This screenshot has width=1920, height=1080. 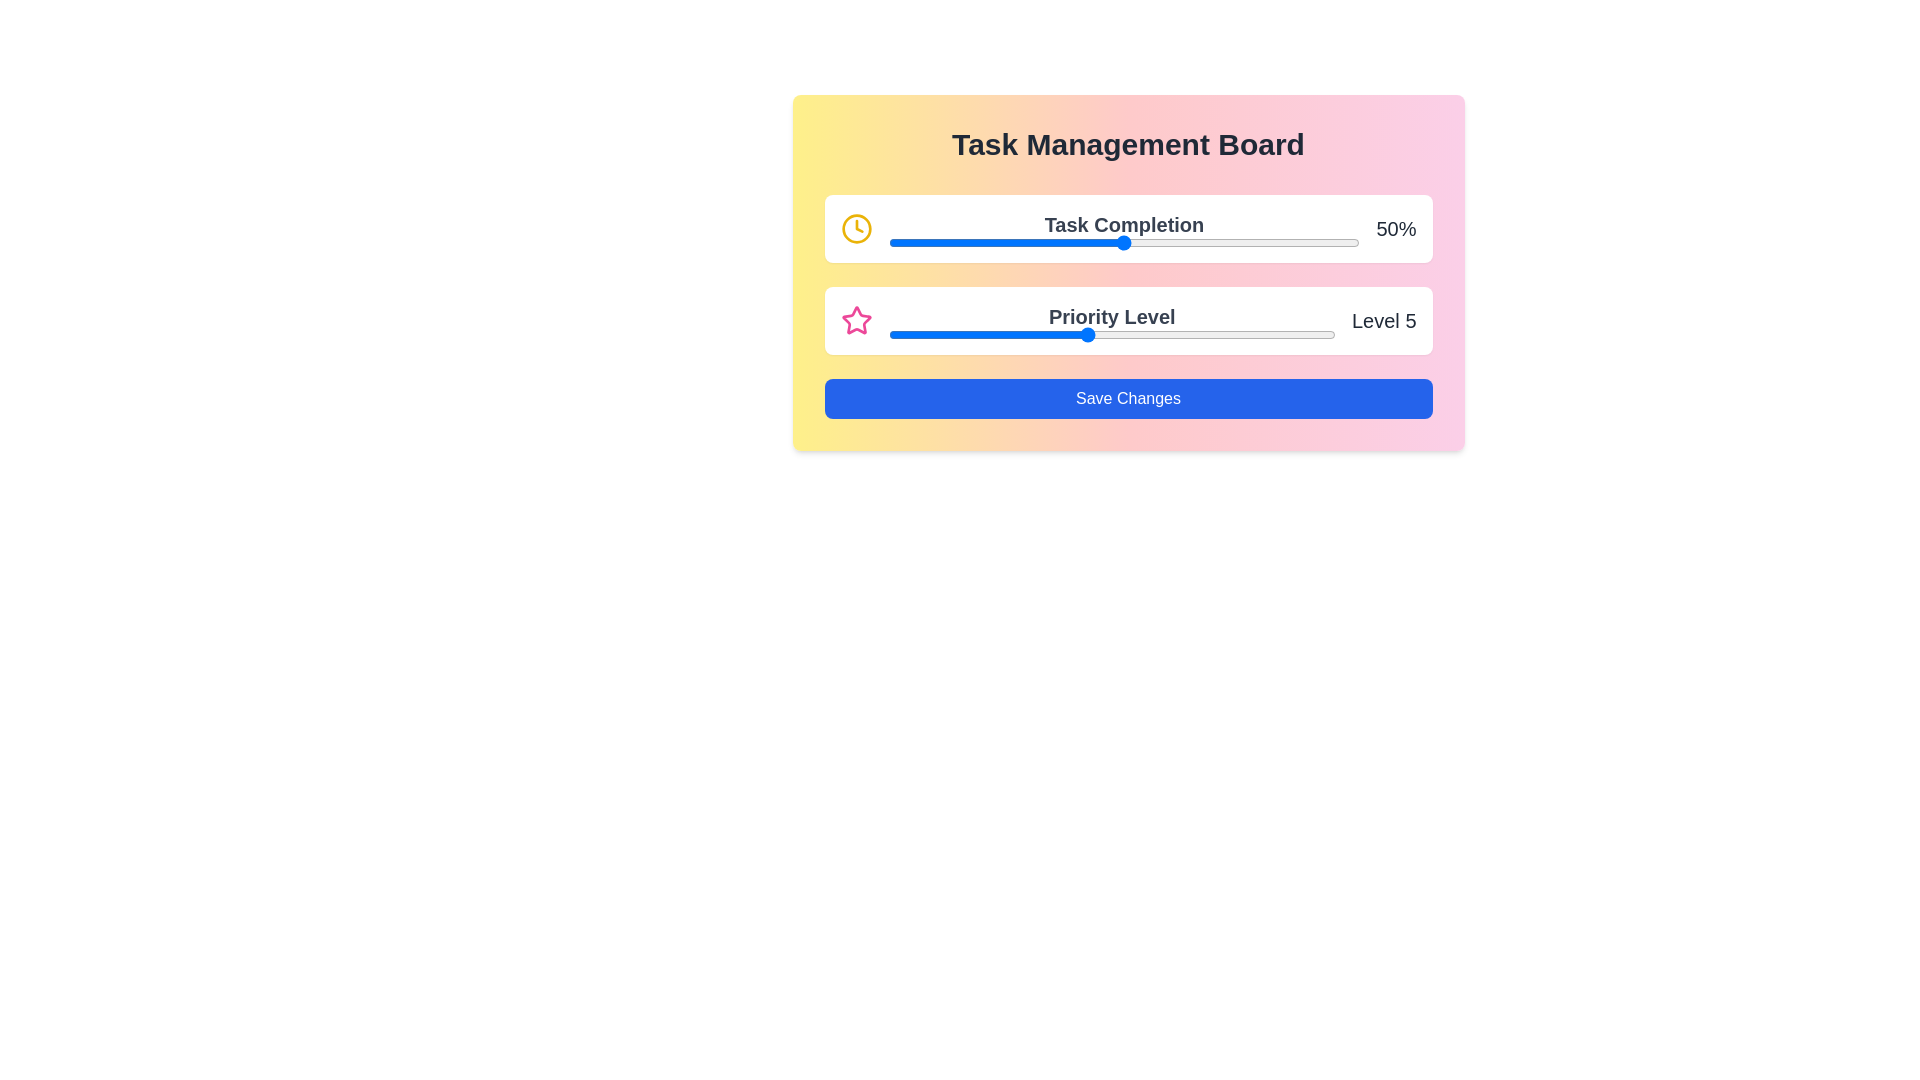 I want to click on priority level, so click(x=1235, y=334).